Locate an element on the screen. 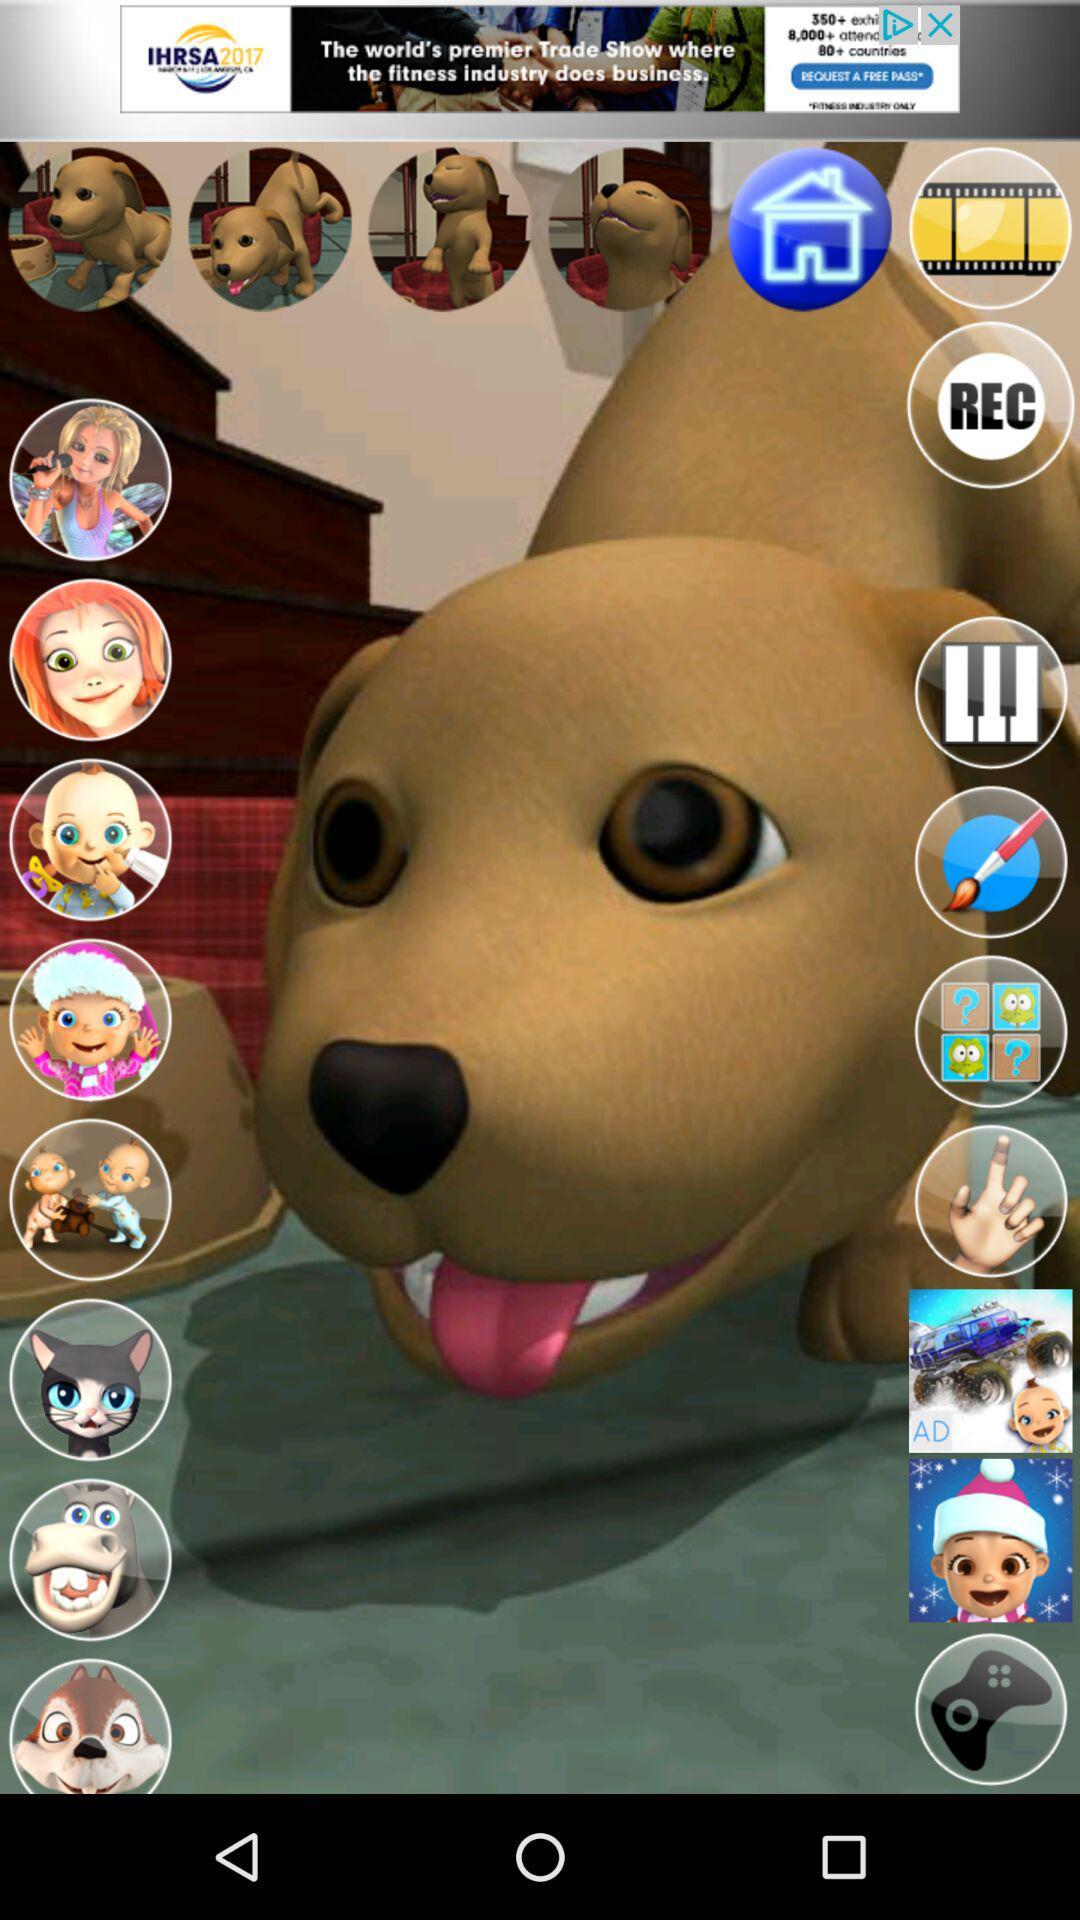  the pause icon is located at coordinates (990, 740).